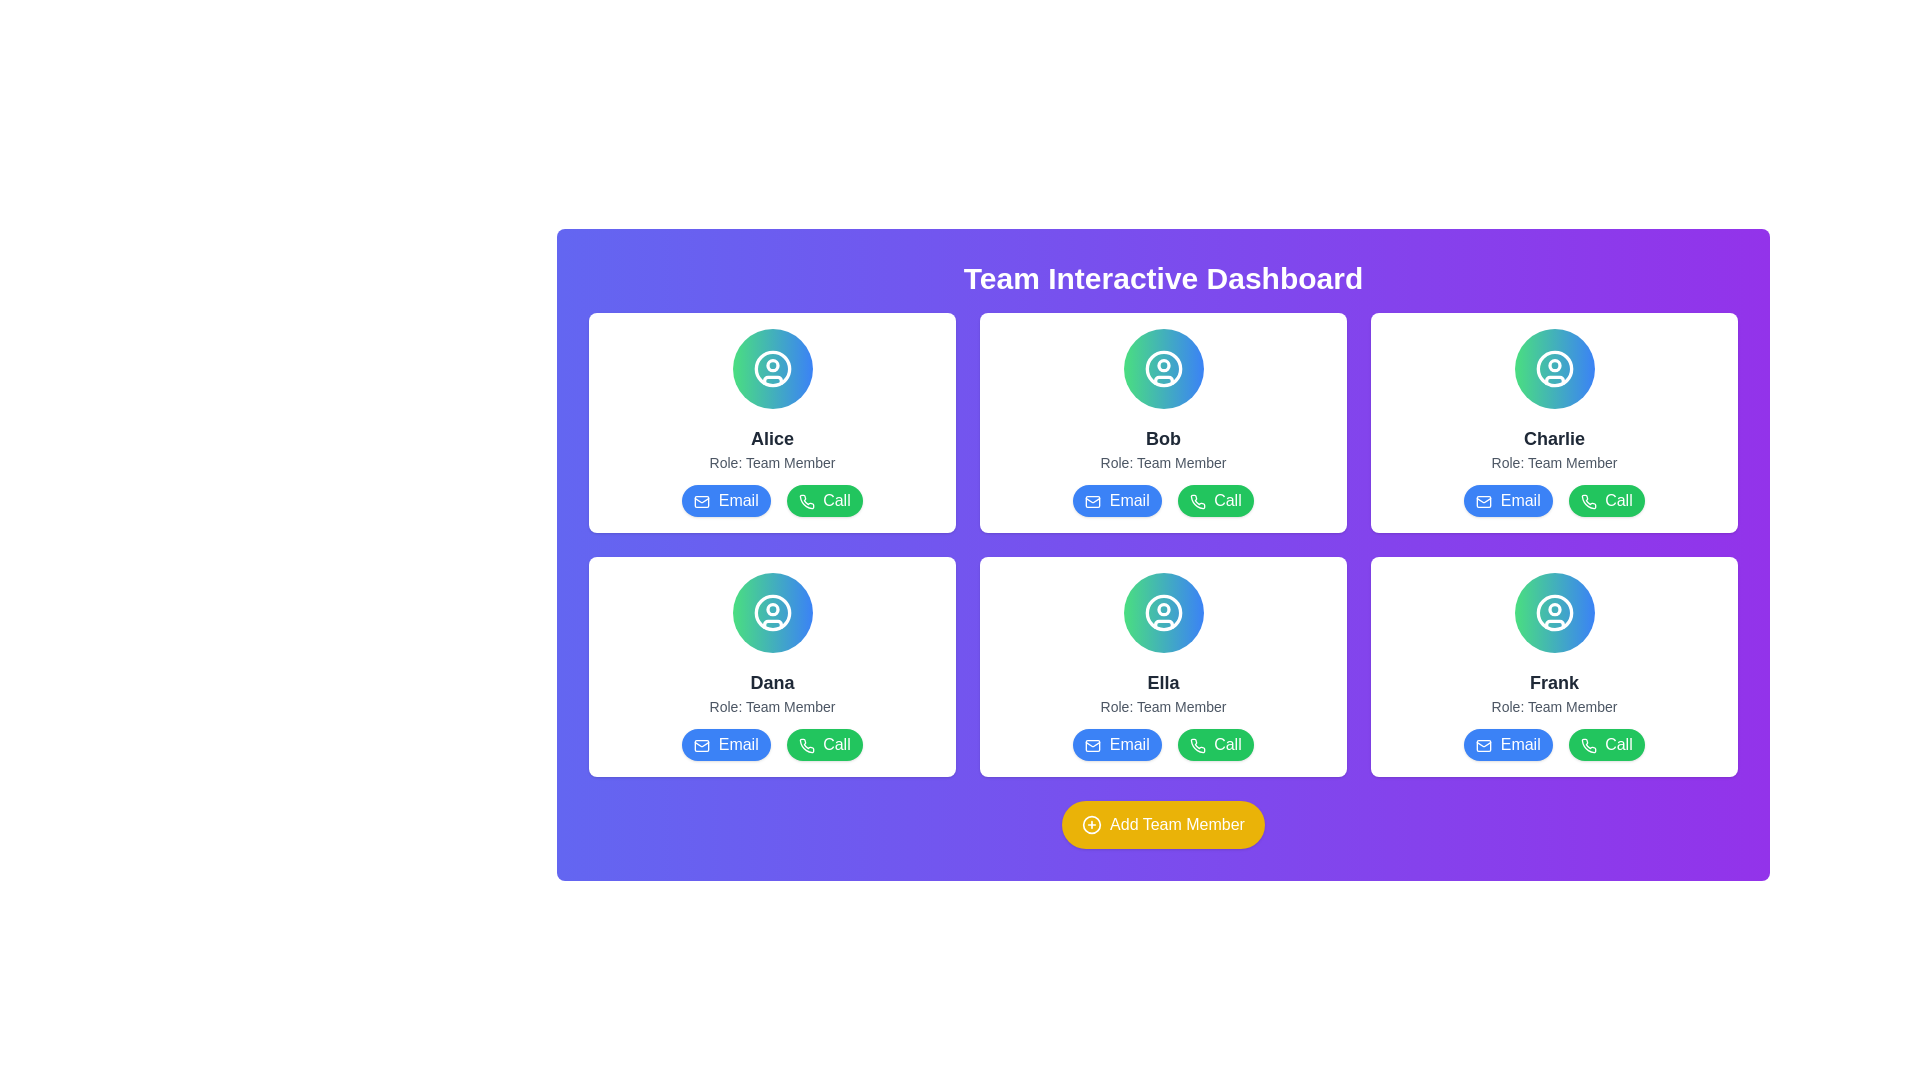 This screenshot has width=1920, height=1080. Describe the element at coordinates (1163, 825) in the screenshot. I see `the yellow button labeled 'Add Team Member' located at the bottom center of the dashboard` at that location.